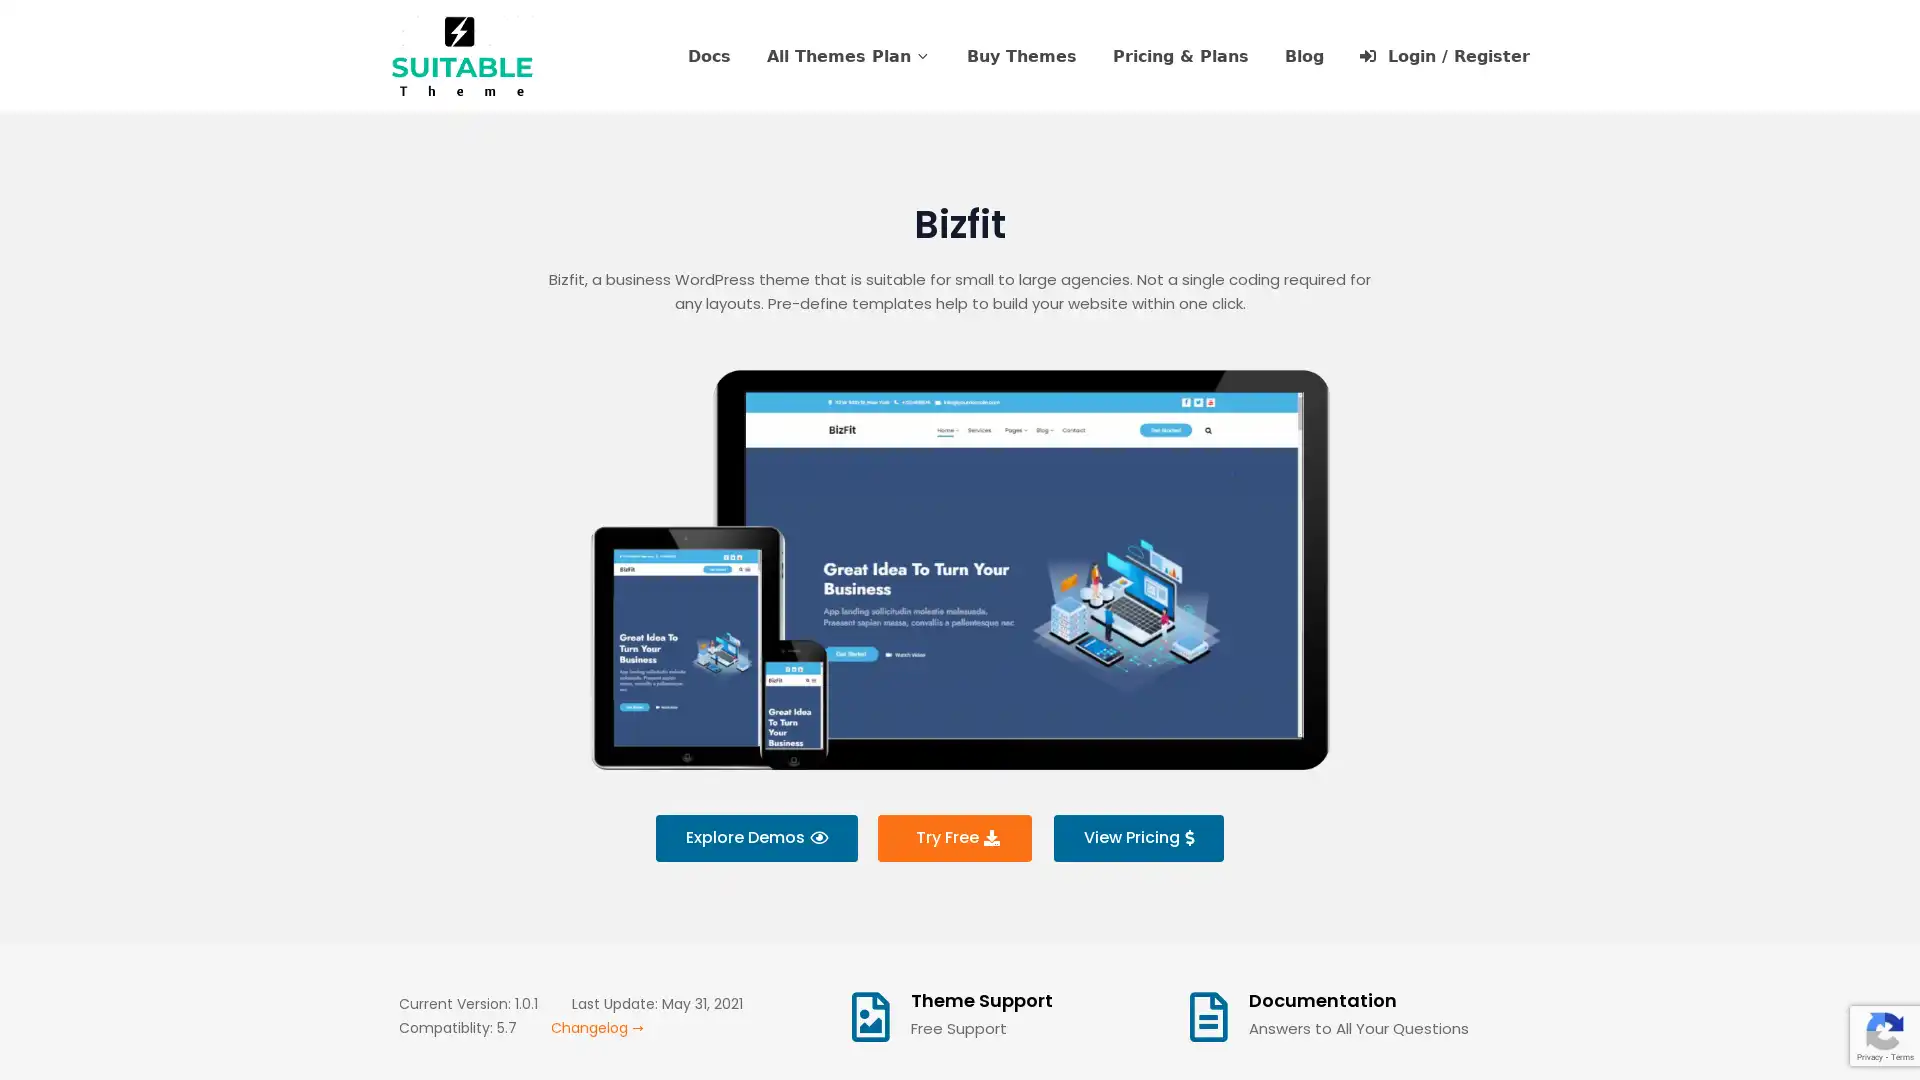  Describe the element at coordinates (1137, 837) in the screenshot. I see `View Pricing` at that location.